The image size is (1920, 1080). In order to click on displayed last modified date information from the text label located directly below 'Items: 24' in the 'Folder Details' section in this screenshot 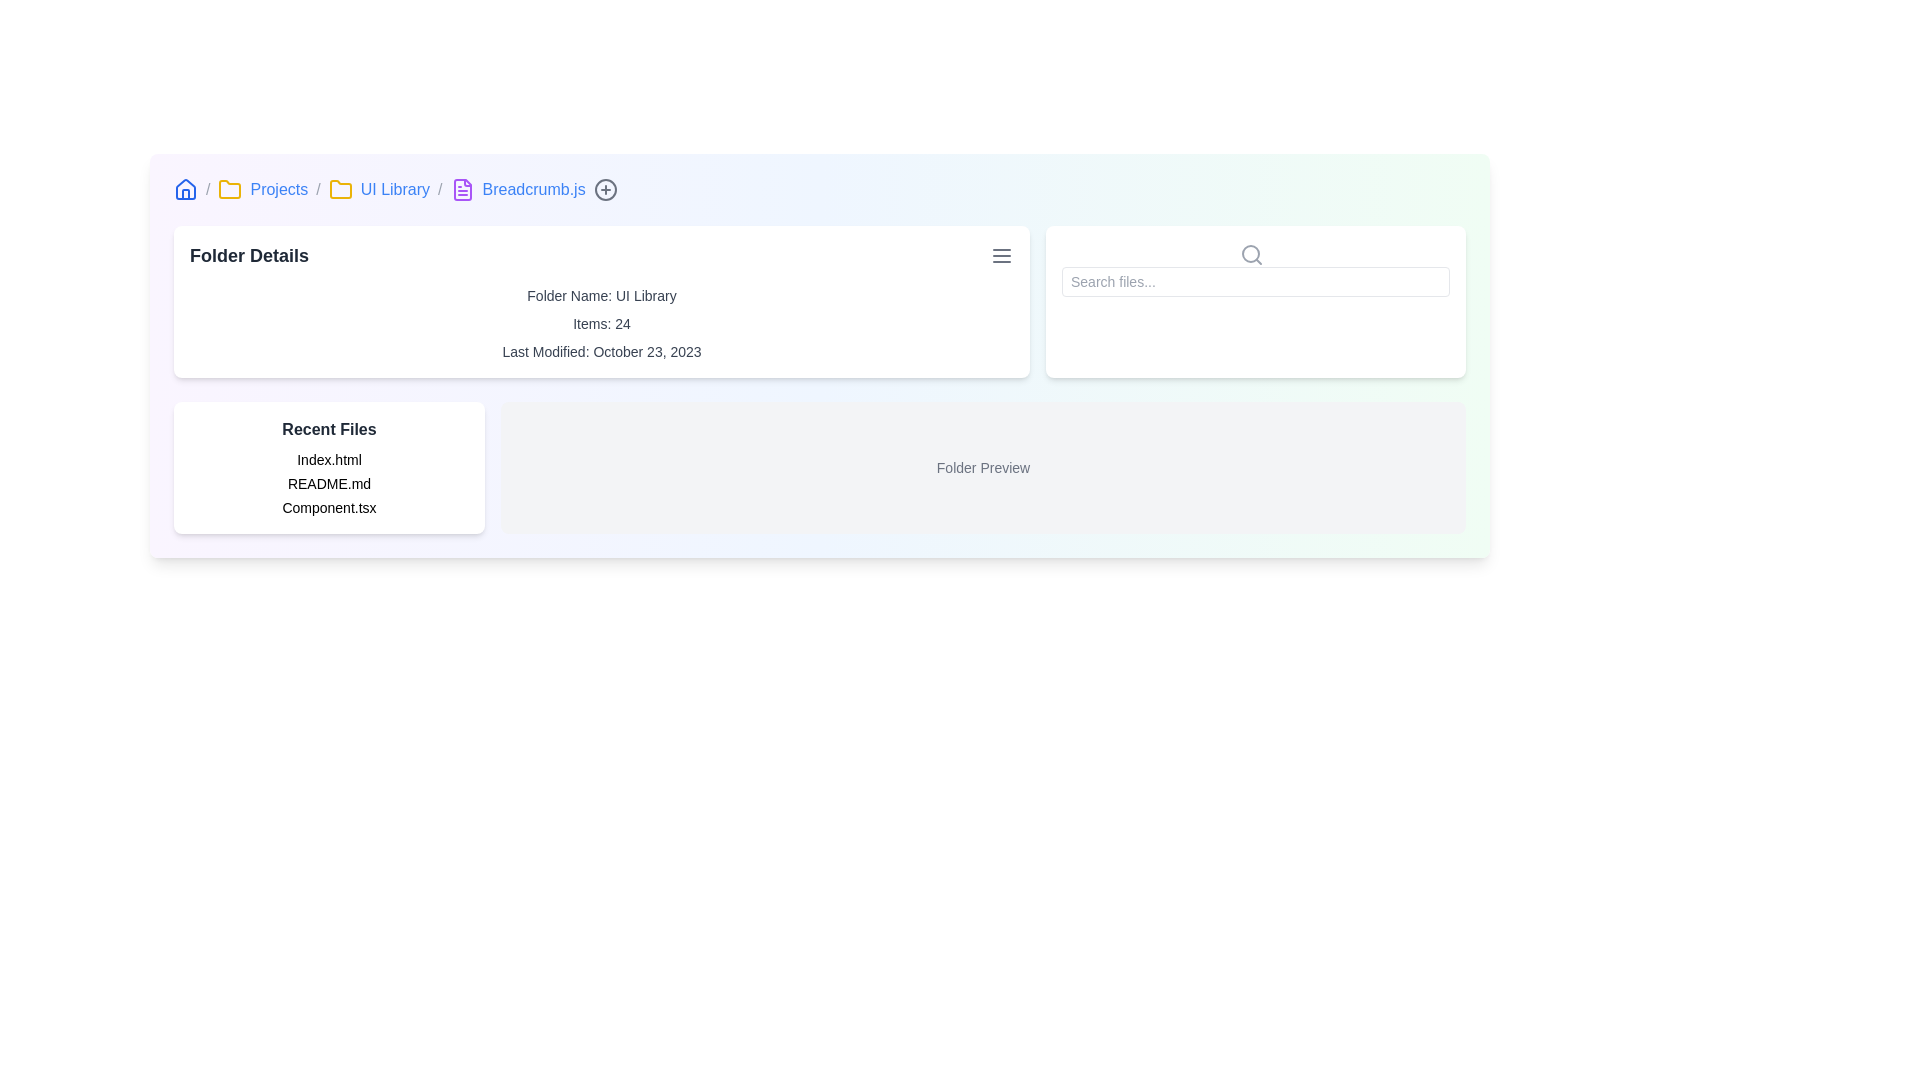, I will do `click(600, 350)`.